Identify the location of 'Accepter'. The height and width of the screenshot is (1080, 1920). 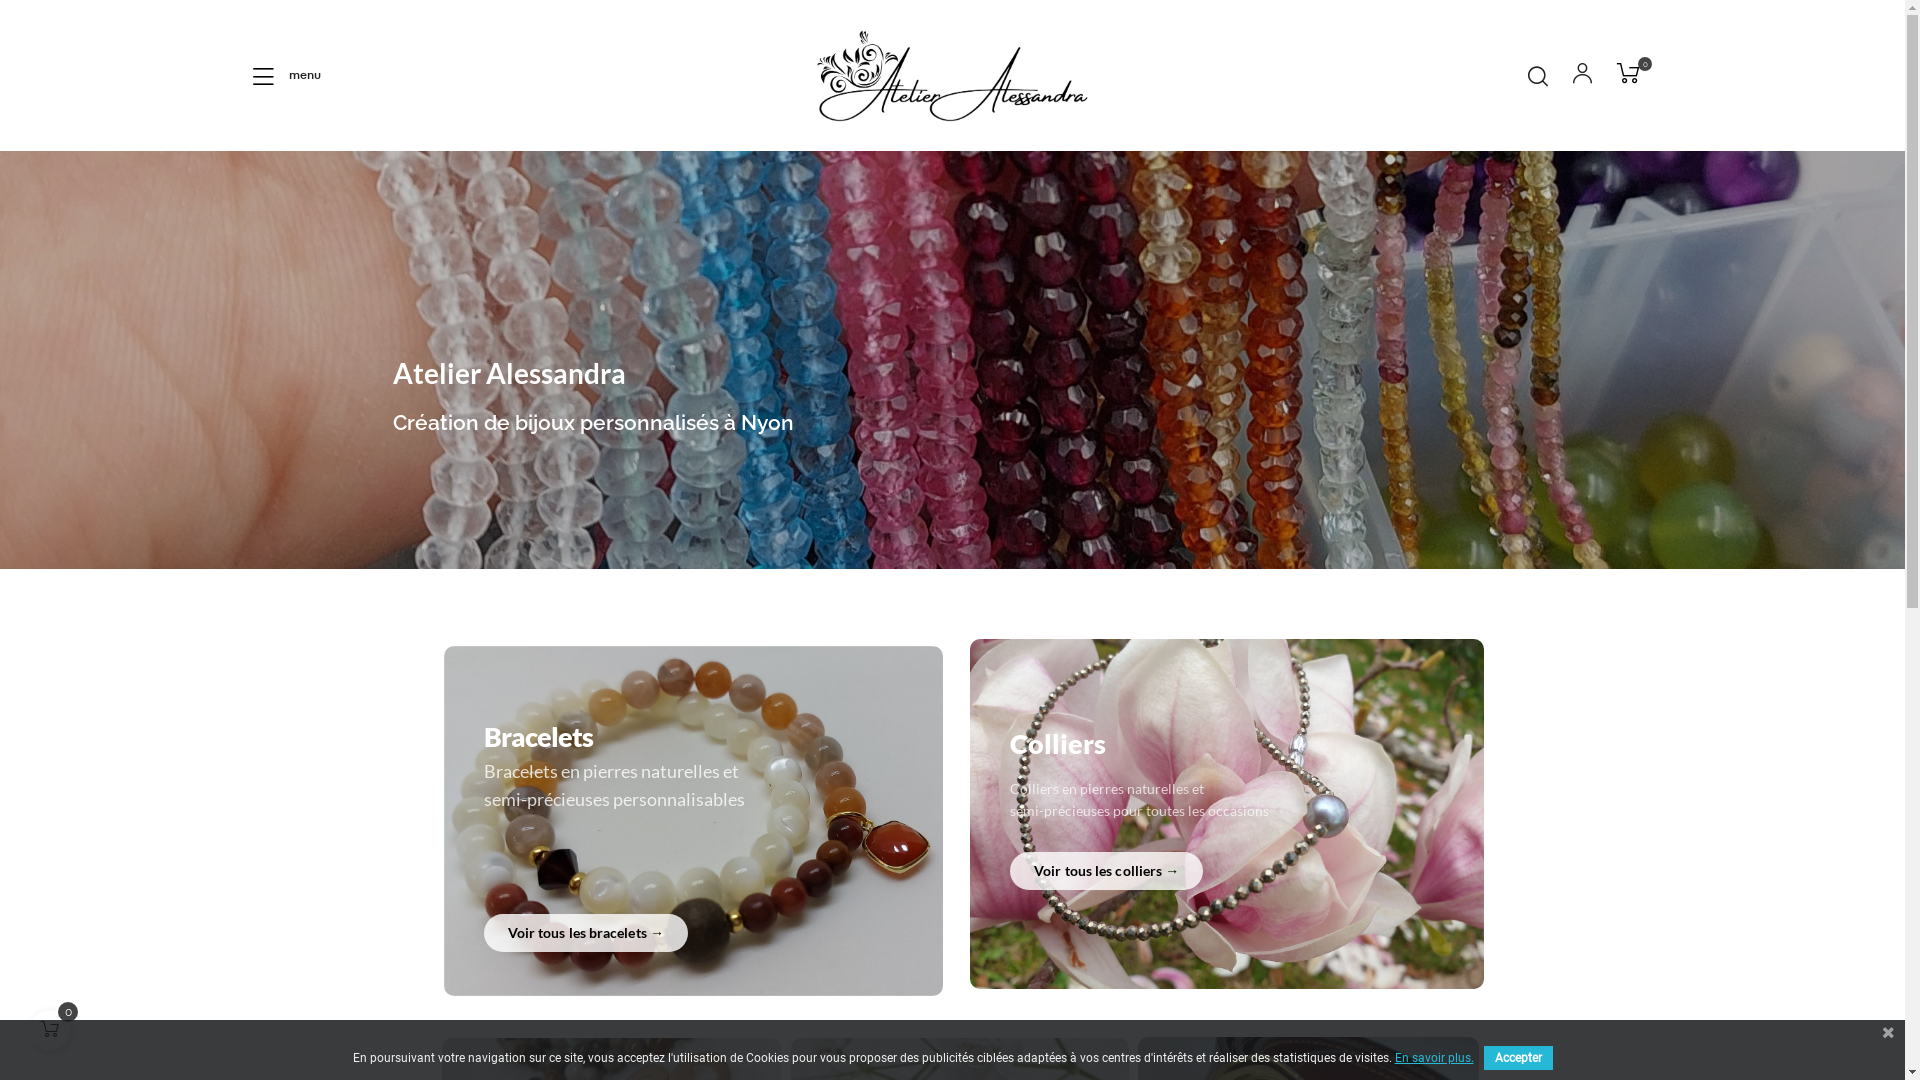
(1518, 1056).